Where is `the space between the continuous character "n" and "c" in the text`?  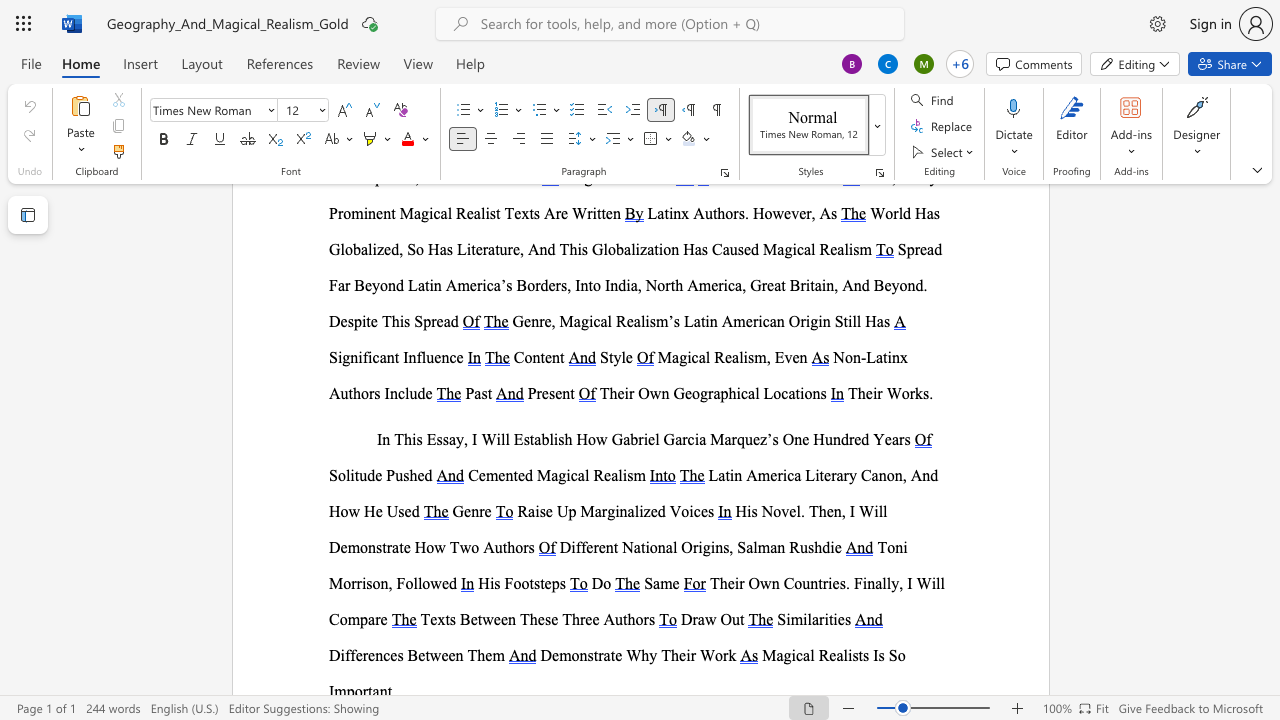
the space between the continuous character "n" and "c" in the text is located at coordinates (448, 356).